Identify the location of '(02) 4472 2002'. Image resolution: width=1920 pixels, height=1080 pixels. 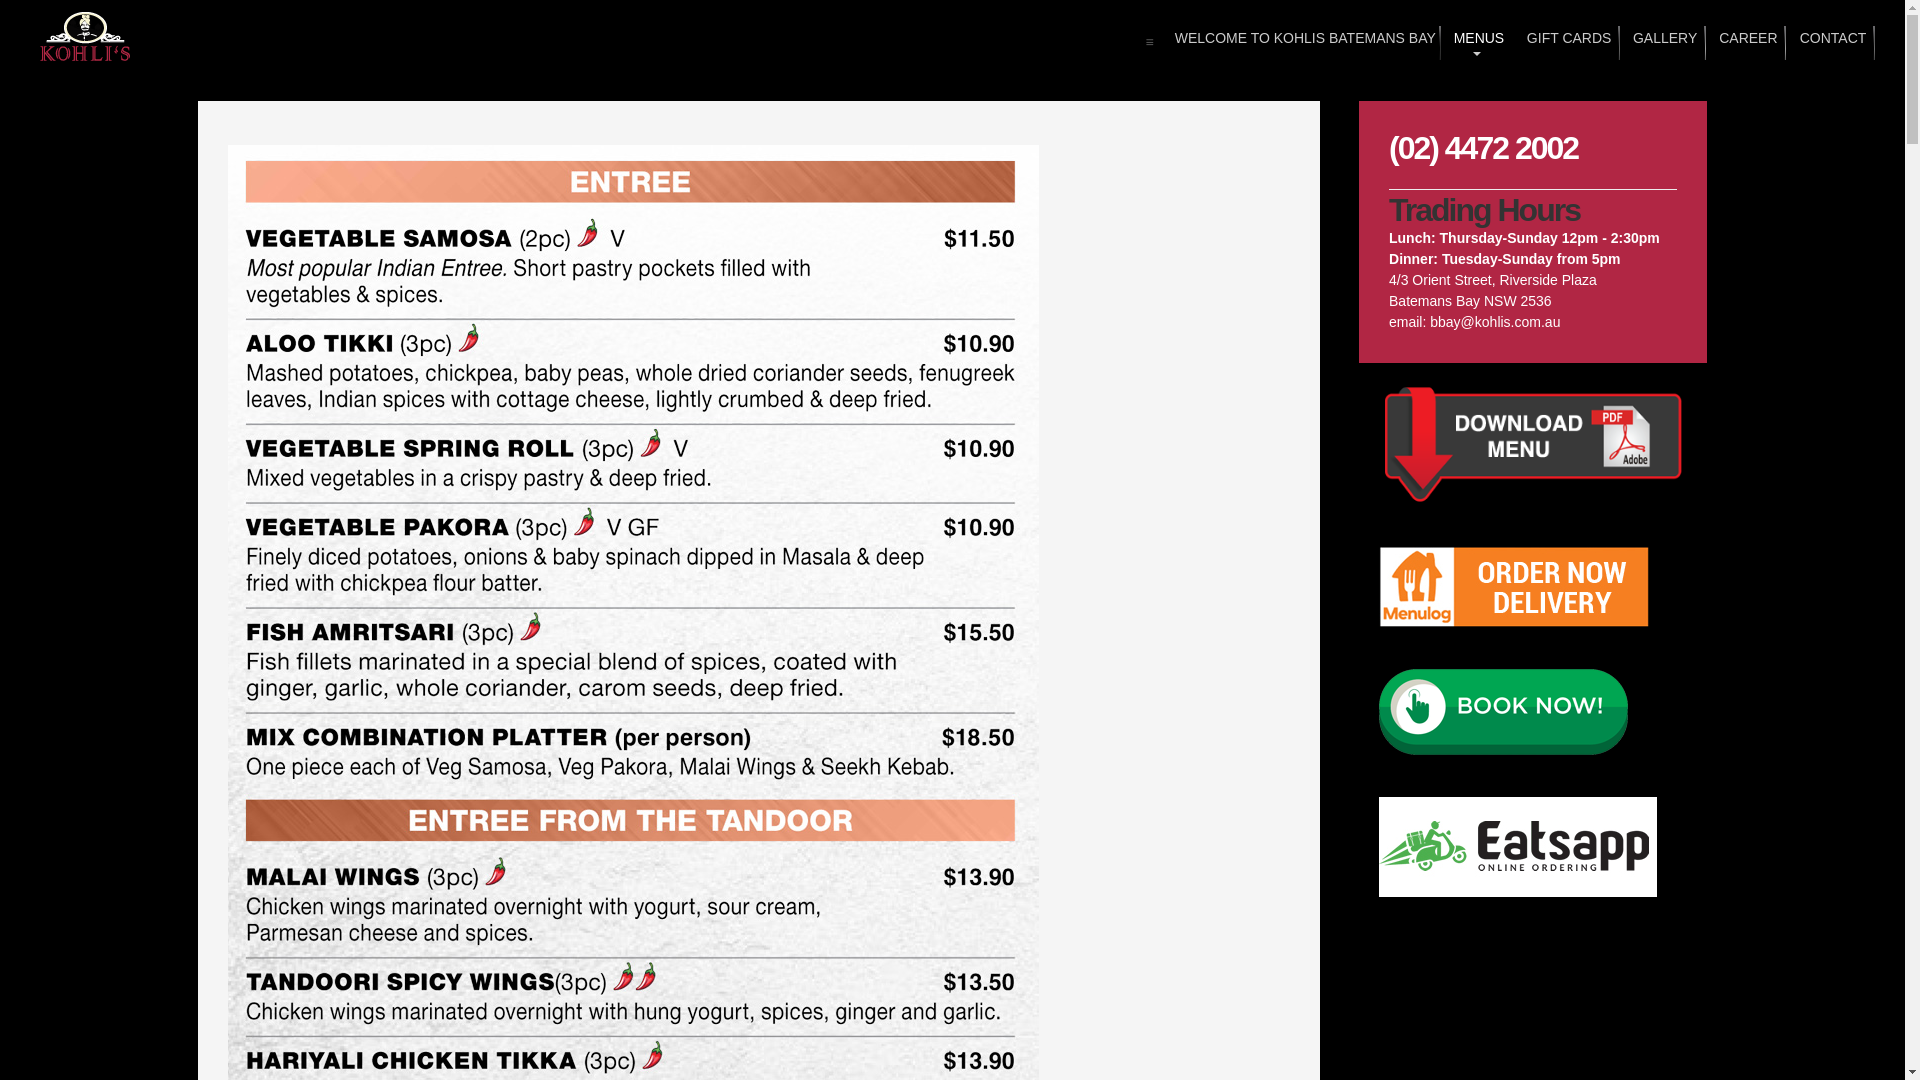
(1483, 146).